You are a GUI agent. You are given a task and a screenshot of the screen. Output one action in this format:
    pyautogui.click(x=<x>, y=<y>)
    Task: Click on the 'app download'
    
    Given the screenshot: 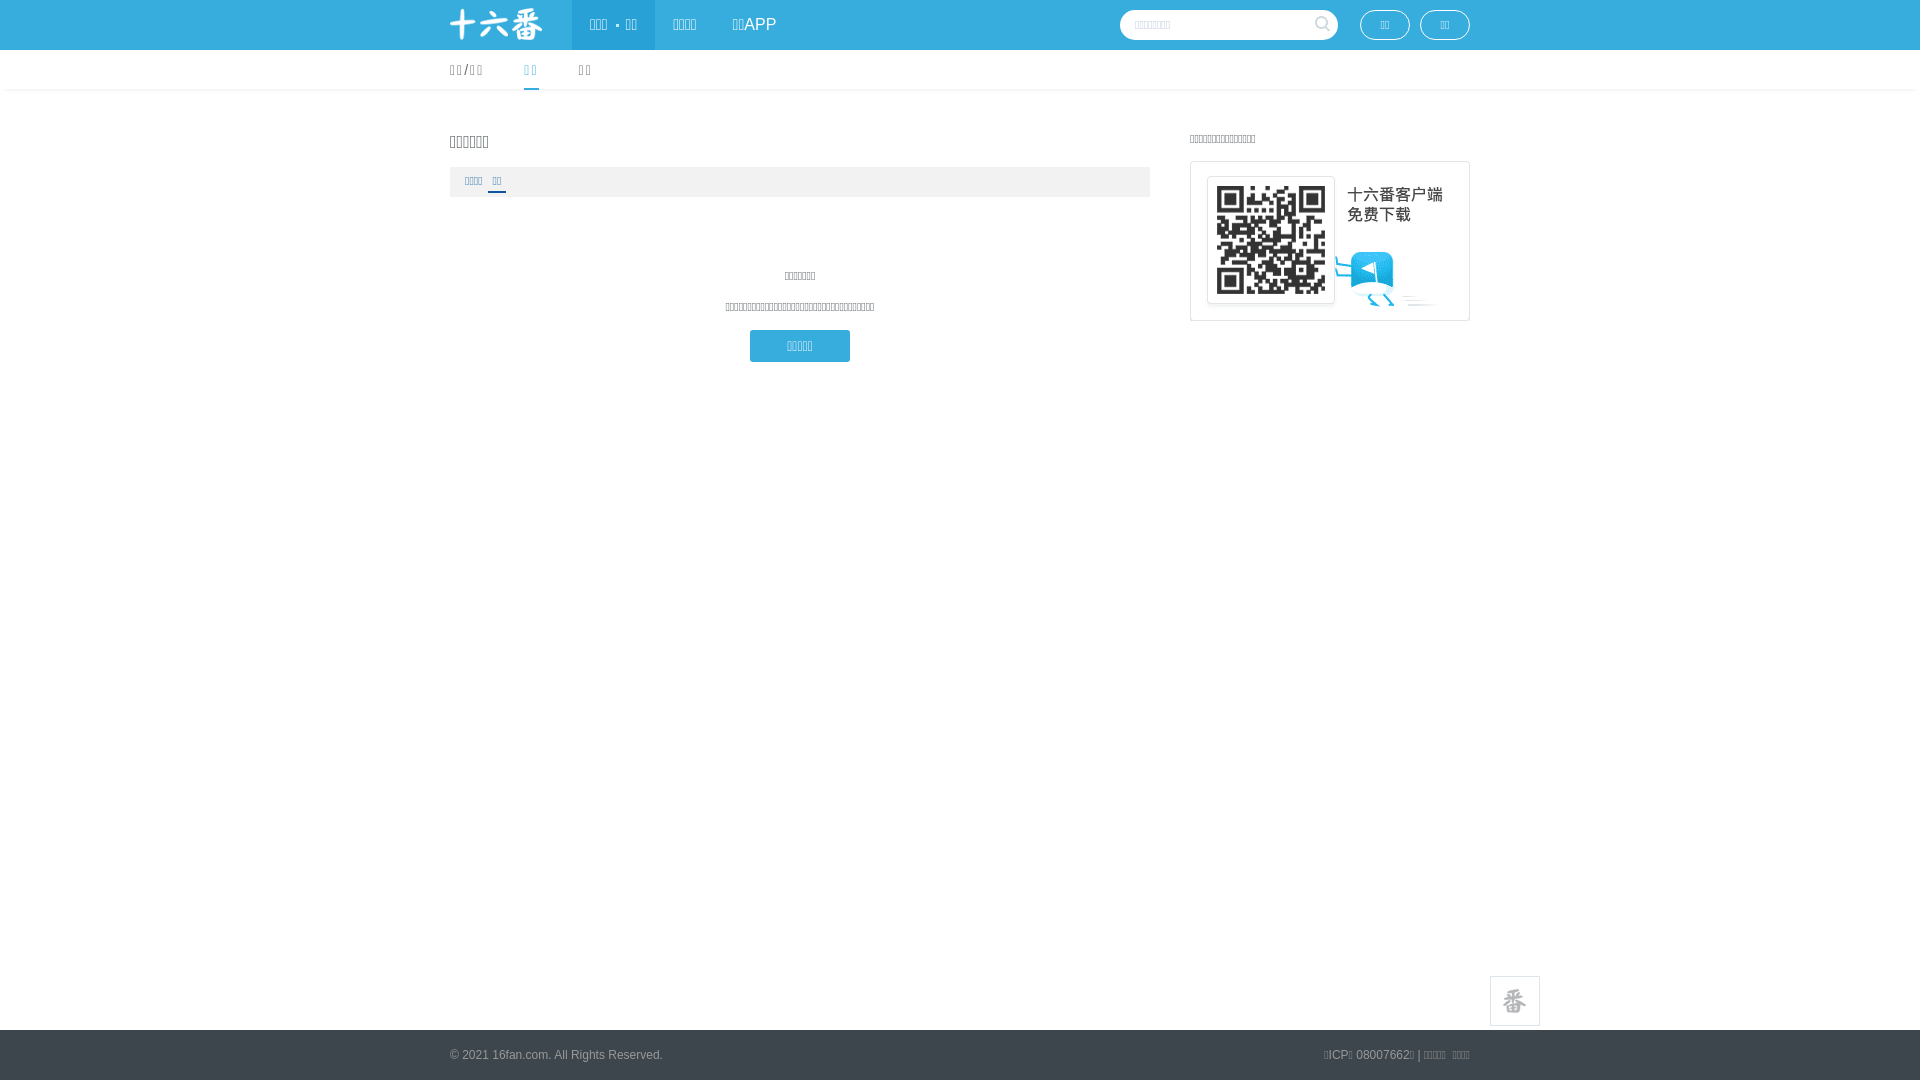 What is the action you would take?
    pyautogui.click(x=1329, y=239)
    